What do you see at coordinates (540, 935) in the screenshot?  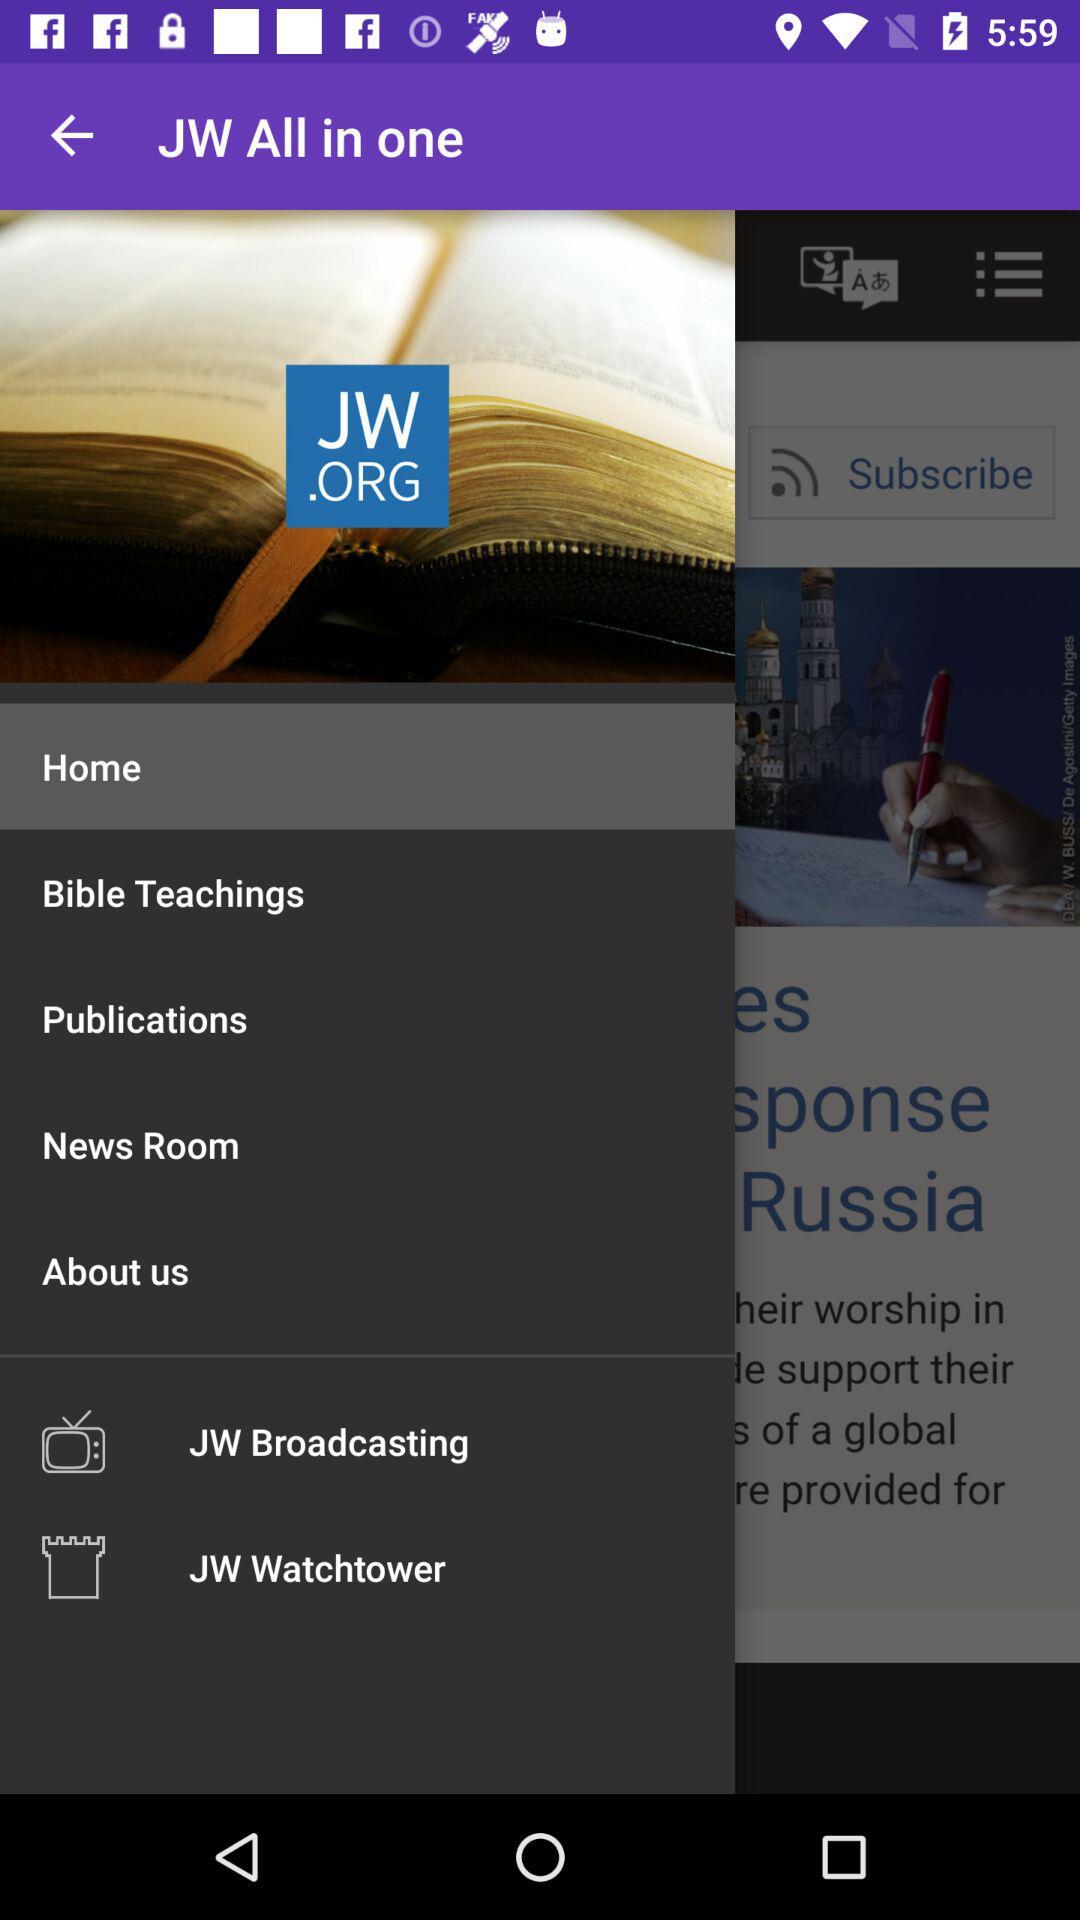 I see `go home` at bounding box center [540, 935].